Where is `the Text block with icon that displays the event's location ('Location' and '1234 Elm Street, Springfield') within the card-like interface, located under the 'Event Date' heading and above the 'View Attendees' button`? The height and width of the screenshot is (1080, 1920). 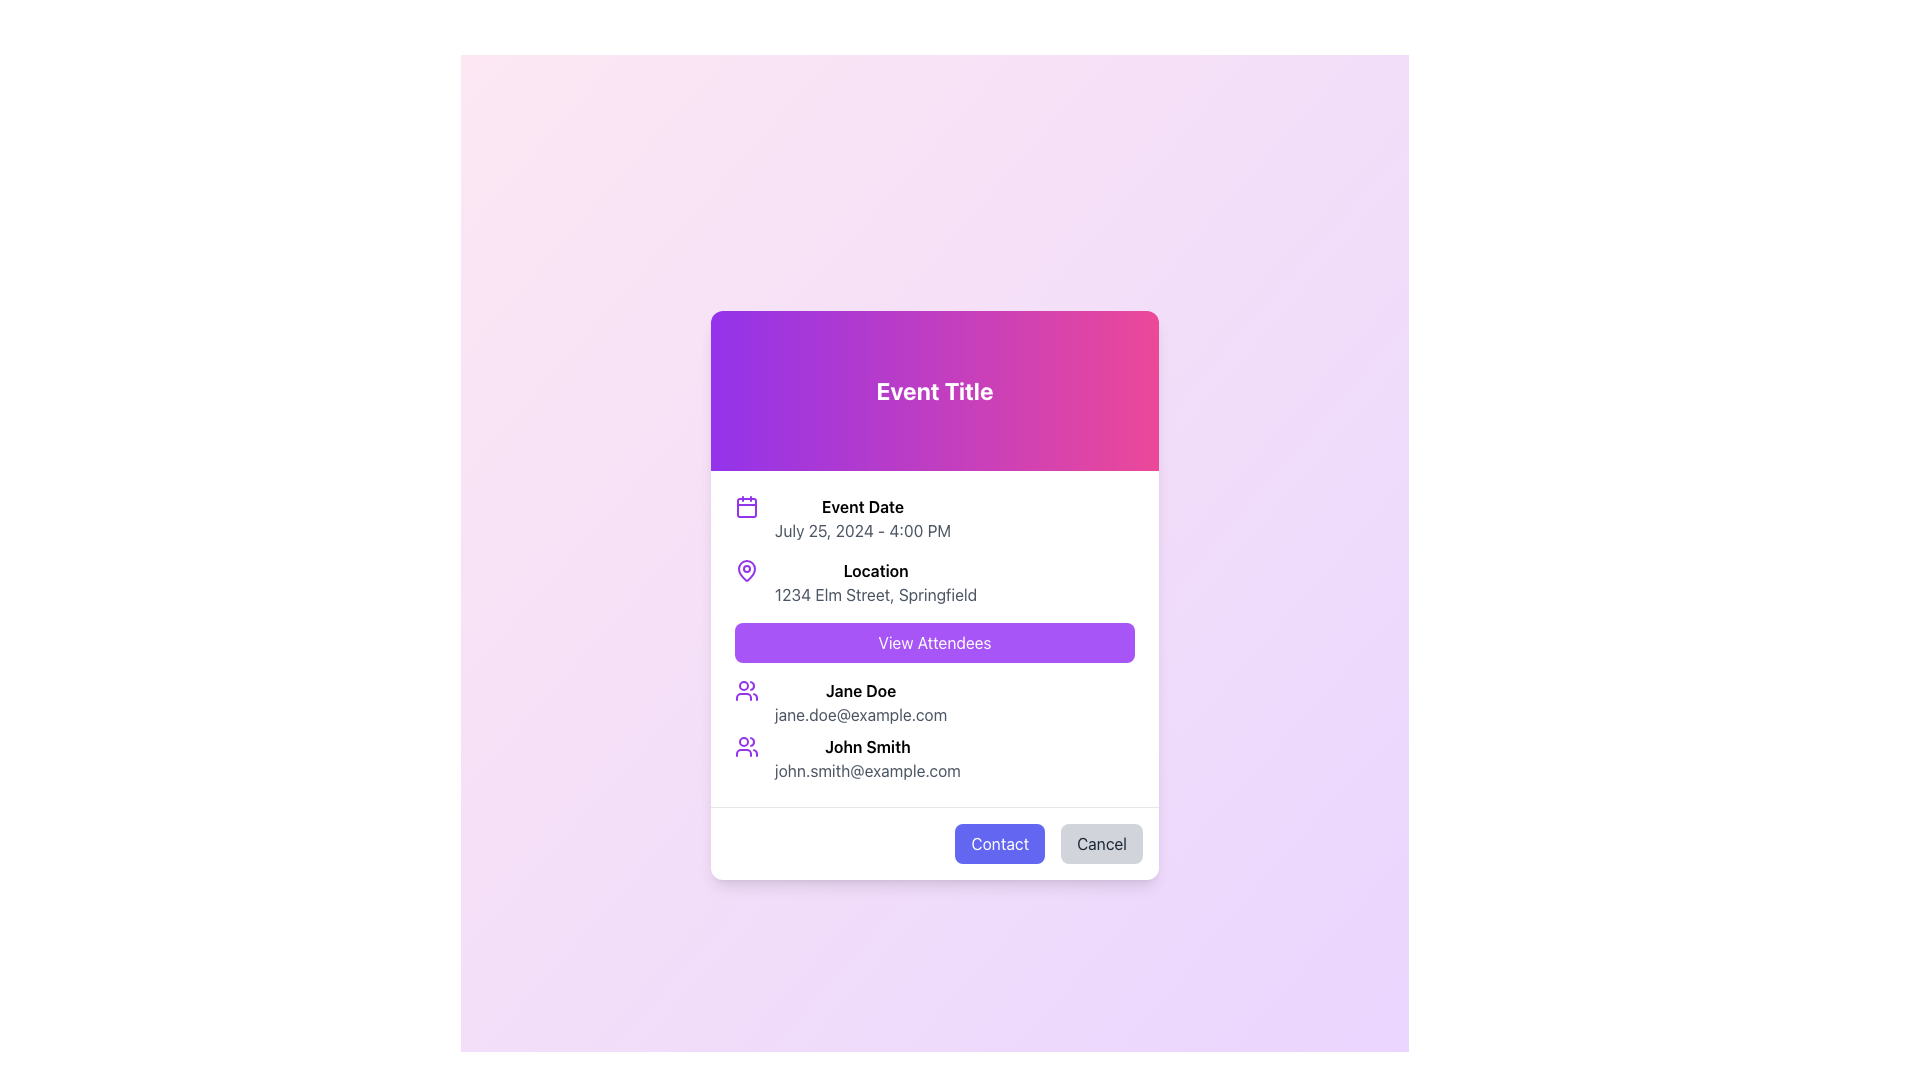 the Text block with icon that displays the event's location ('Location' and '1234 Elm Street, Springfield') within the card-like interface, located under the 'Event Date' heading and above the 'View Attendees' button is located at coordinates (934, 582).